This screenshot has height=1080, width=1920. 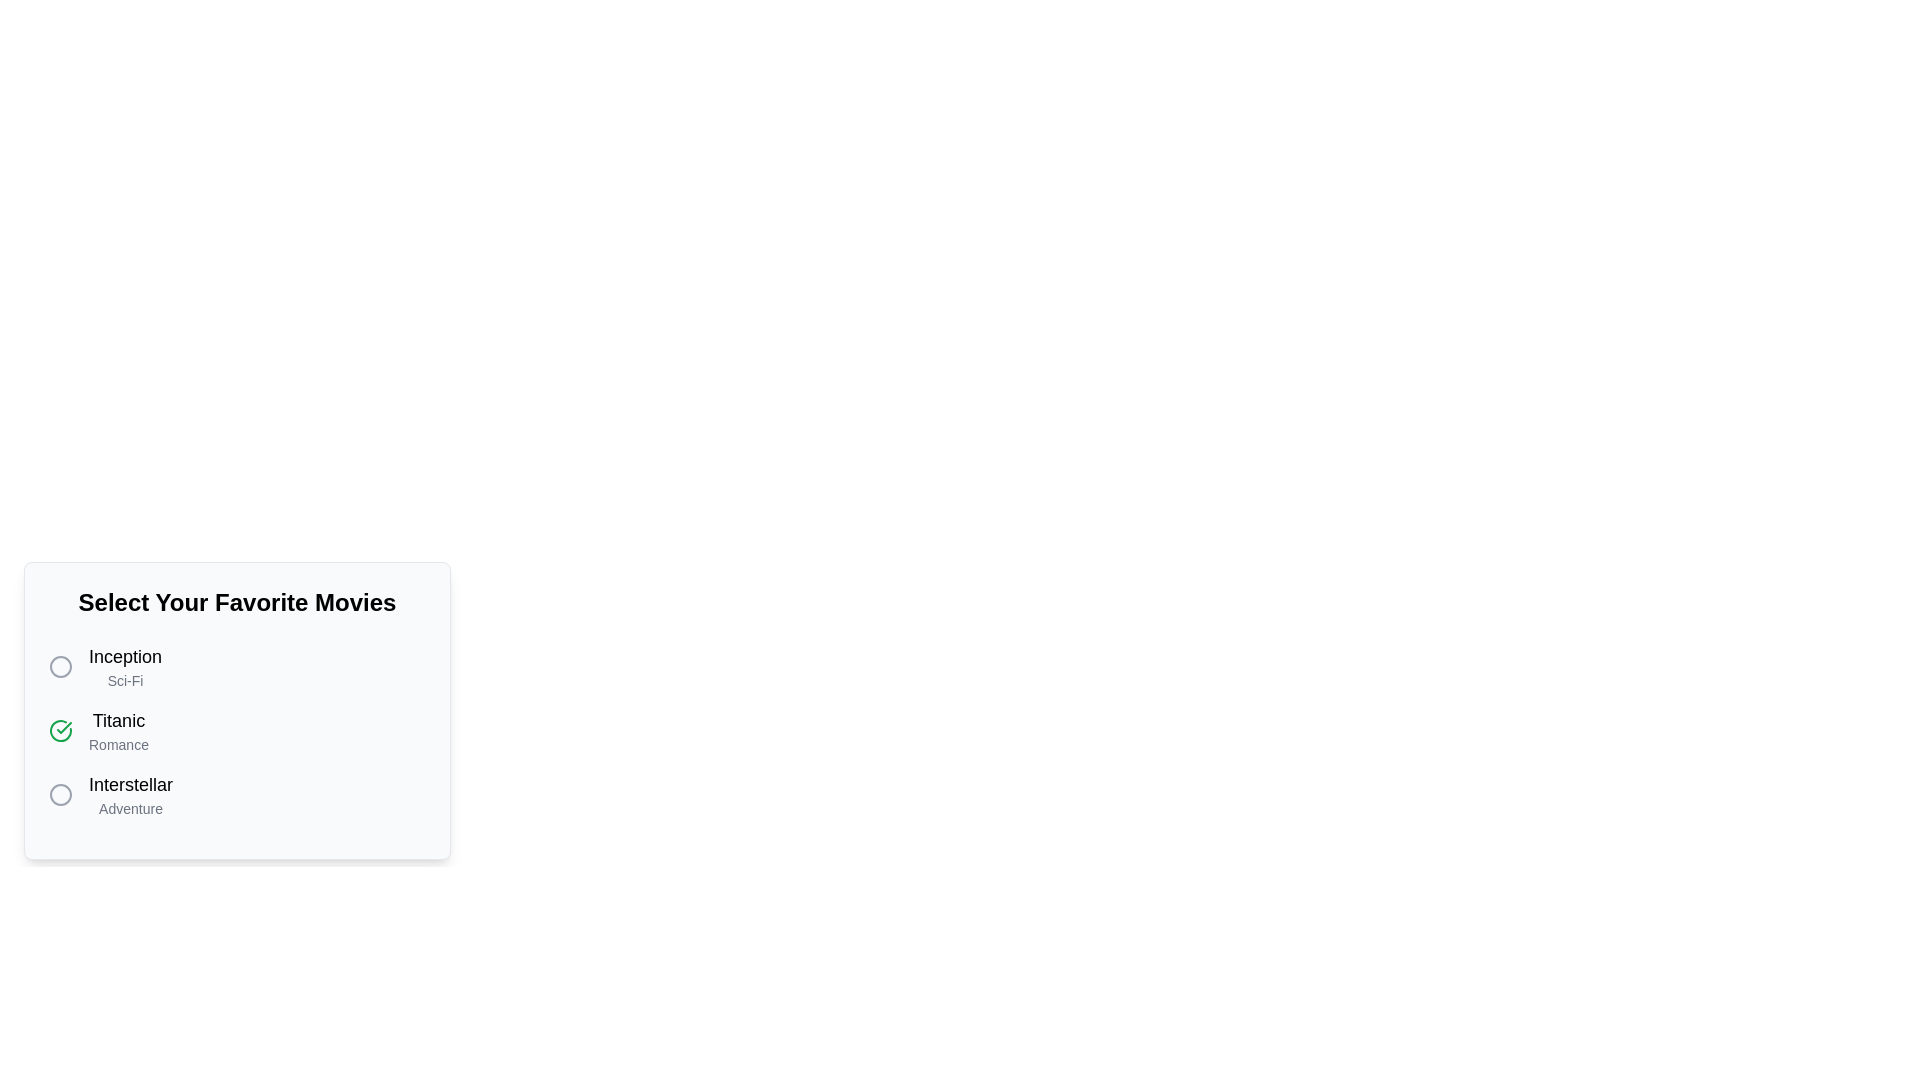 What do you see at coordinates (61, 731) in the screenshot?
I see `the movie Titanic by clicking its associated circular button` at bounding box center [61, 731].